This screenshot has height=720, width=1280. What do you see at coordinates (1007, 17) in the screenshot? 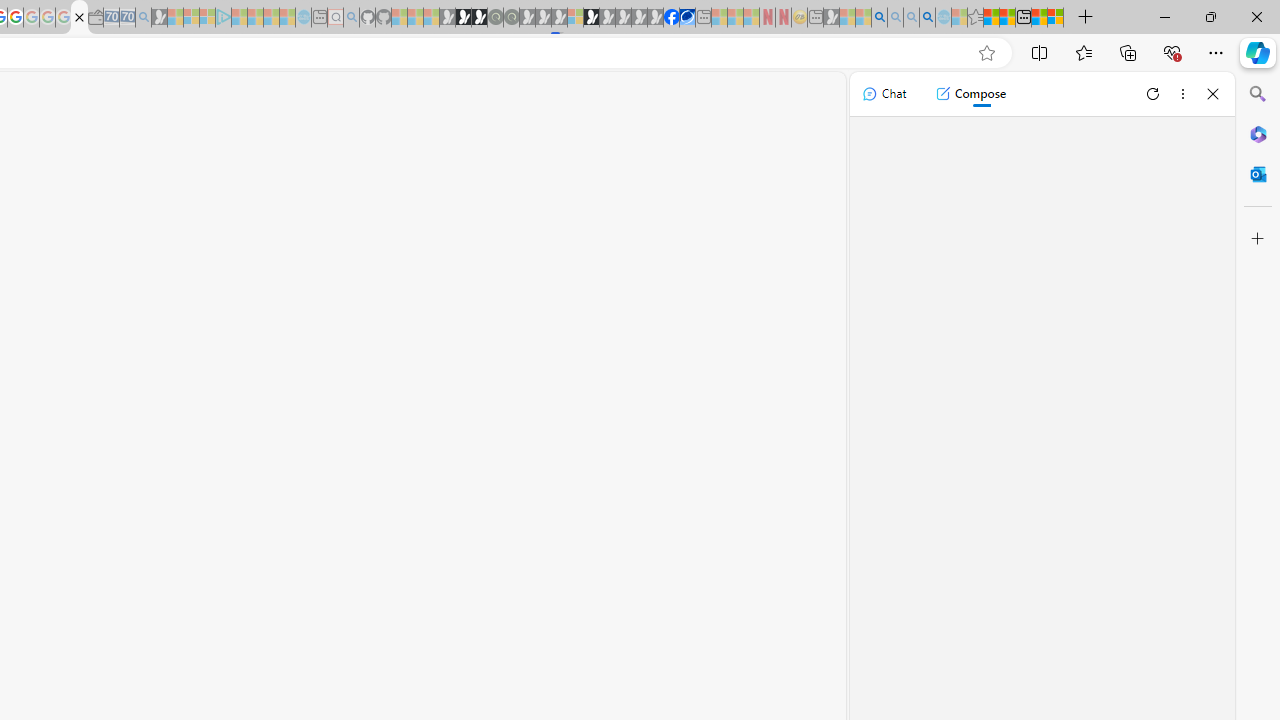
I see `'Aberdeen, Hong Kong SAR weather forecast | Microsoft Weather'` at bounding box center [1007, 17].